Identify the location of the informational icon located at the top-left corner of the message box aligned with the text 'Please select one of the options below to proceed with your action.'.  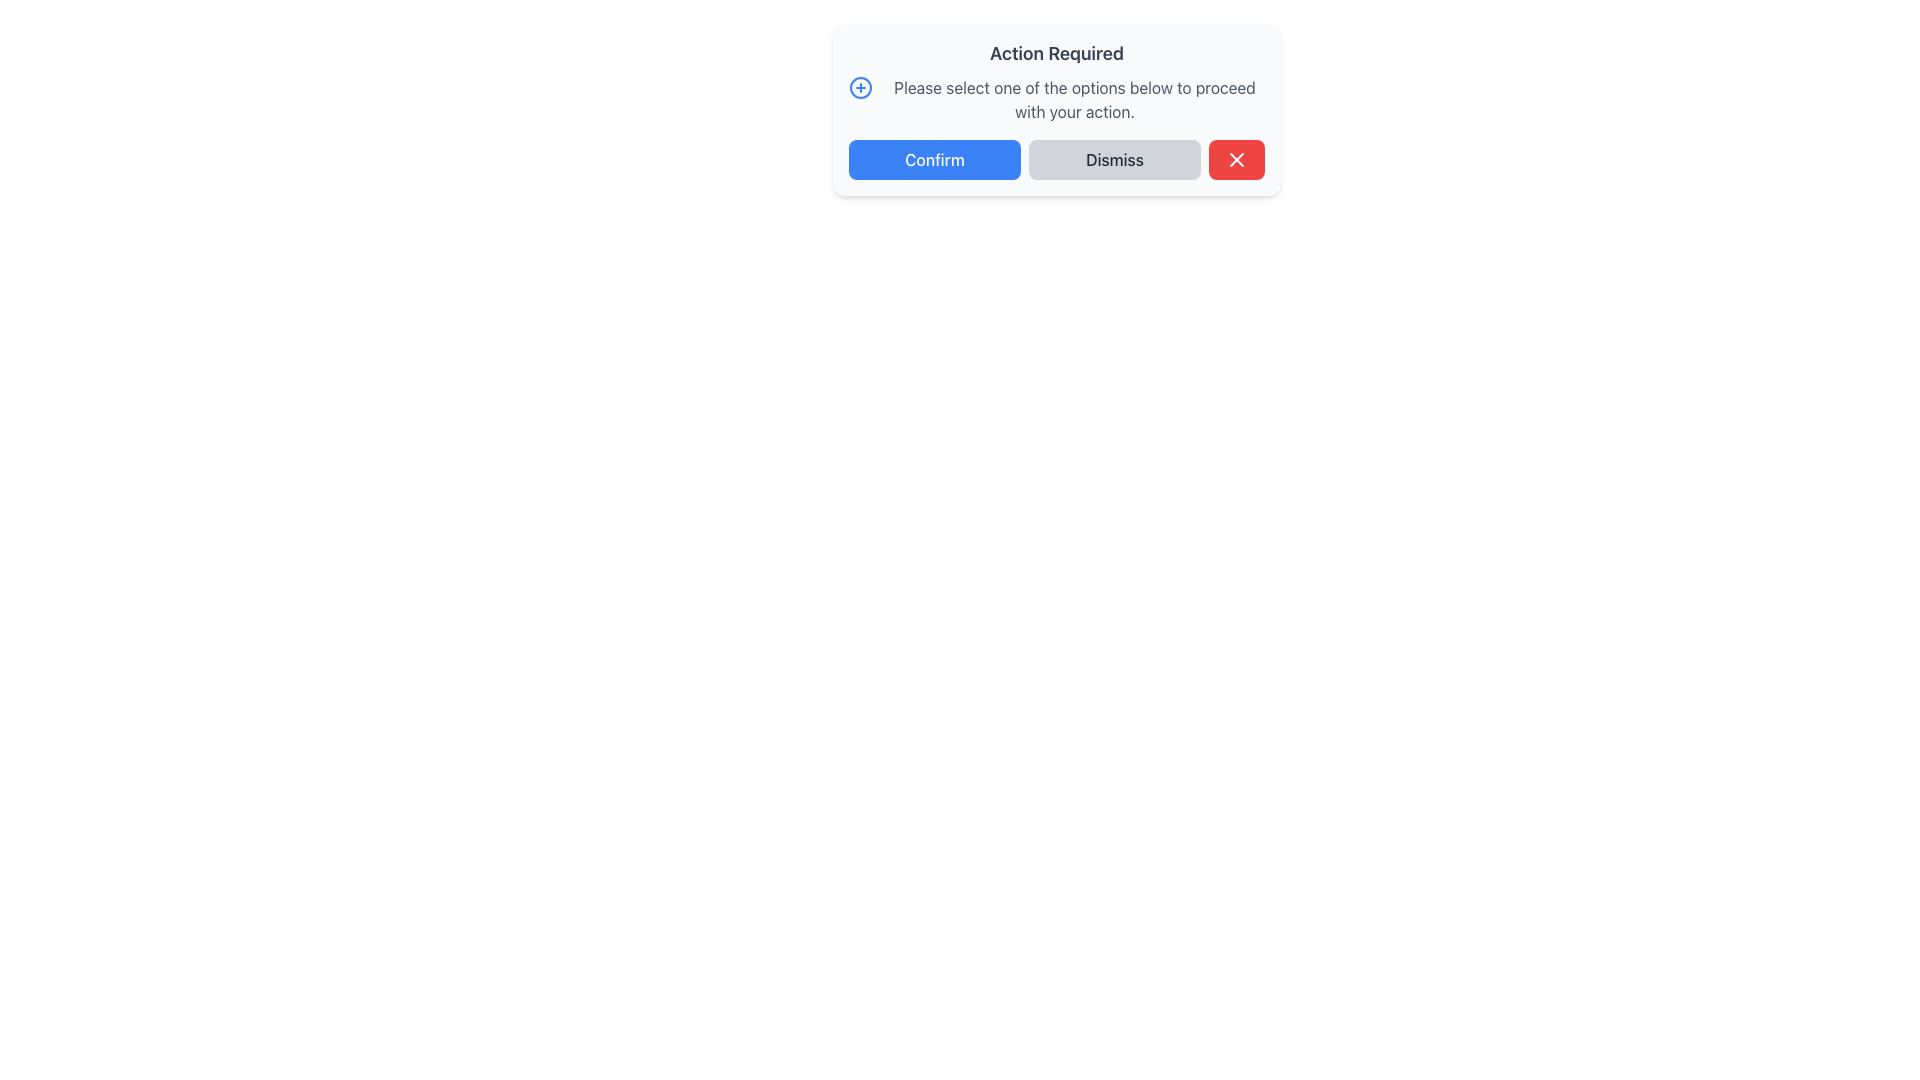
(860, 87).